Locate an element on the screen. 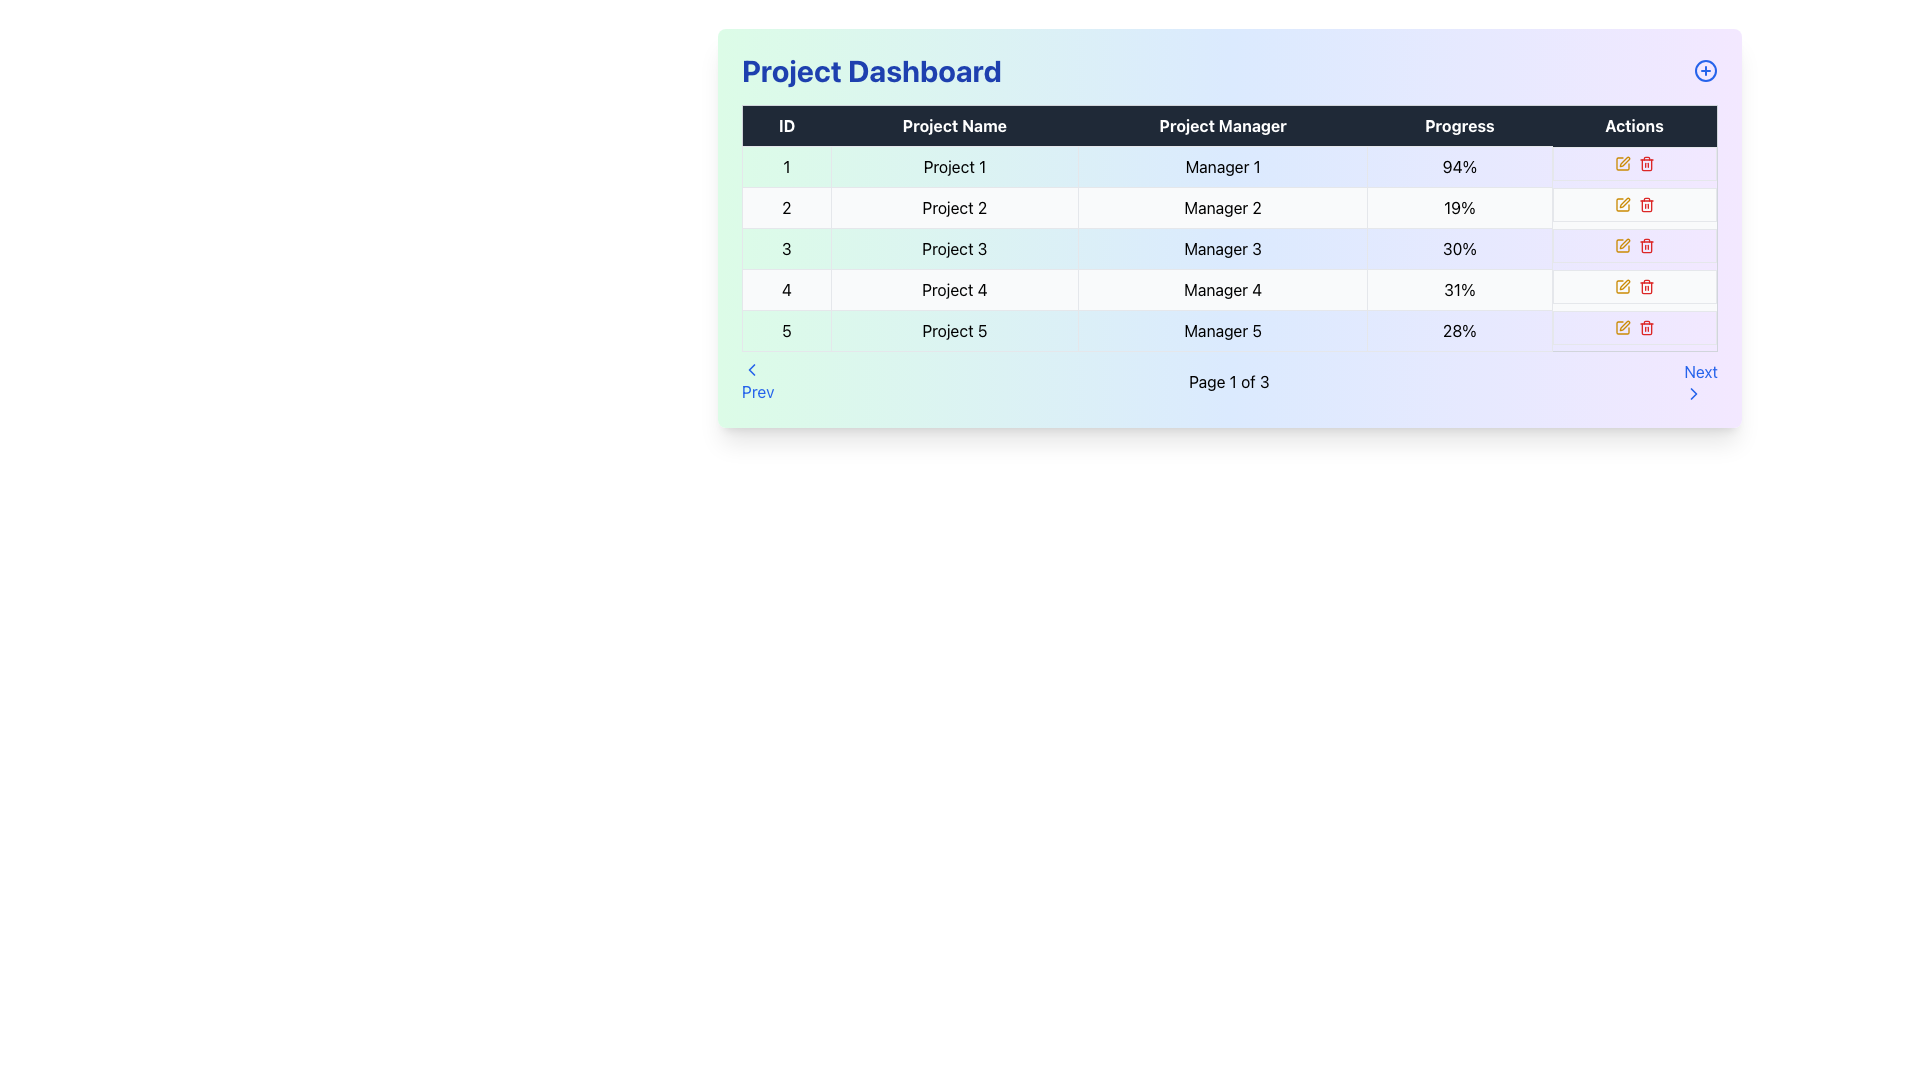 The image size is (1920, 1080). the editing icon with rounded corners located in the 'Actions' column for 'Project 2', positioned to the left of the trash can icon is located at coordinates (1622, 204).